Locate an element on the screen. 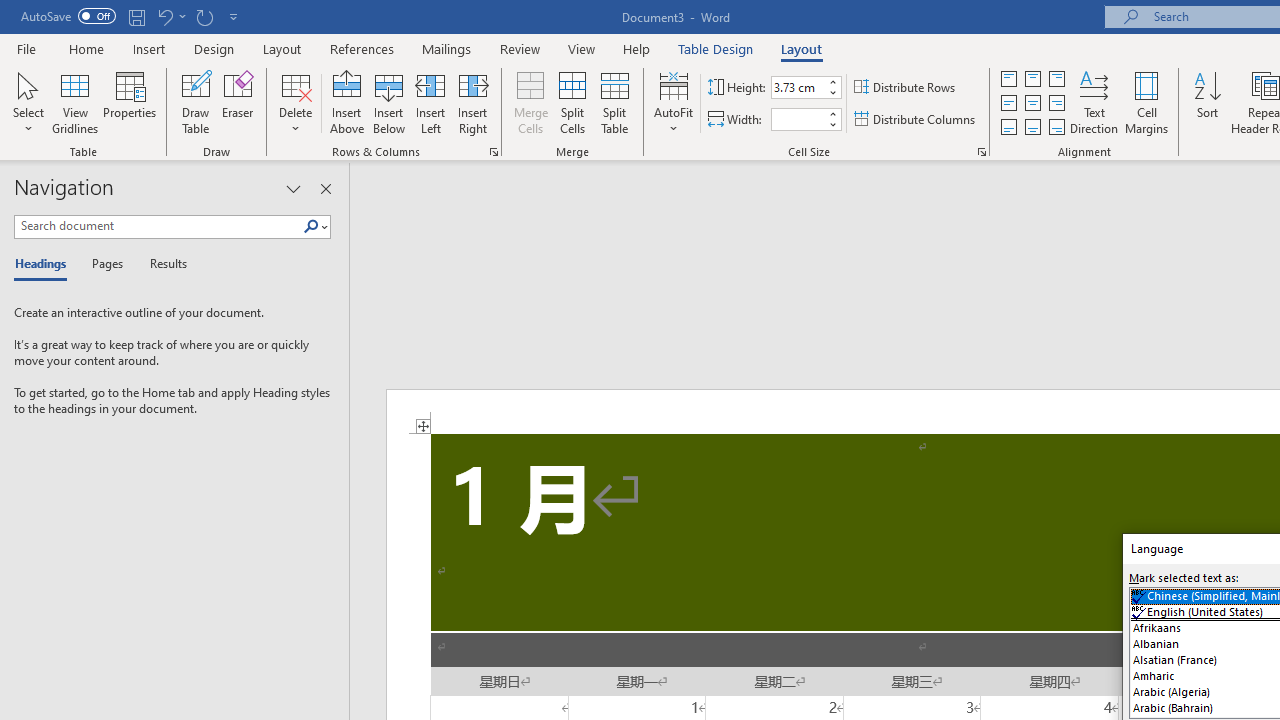 The image size is (1280, 720). 'View' is located at coordinates (581, 48).